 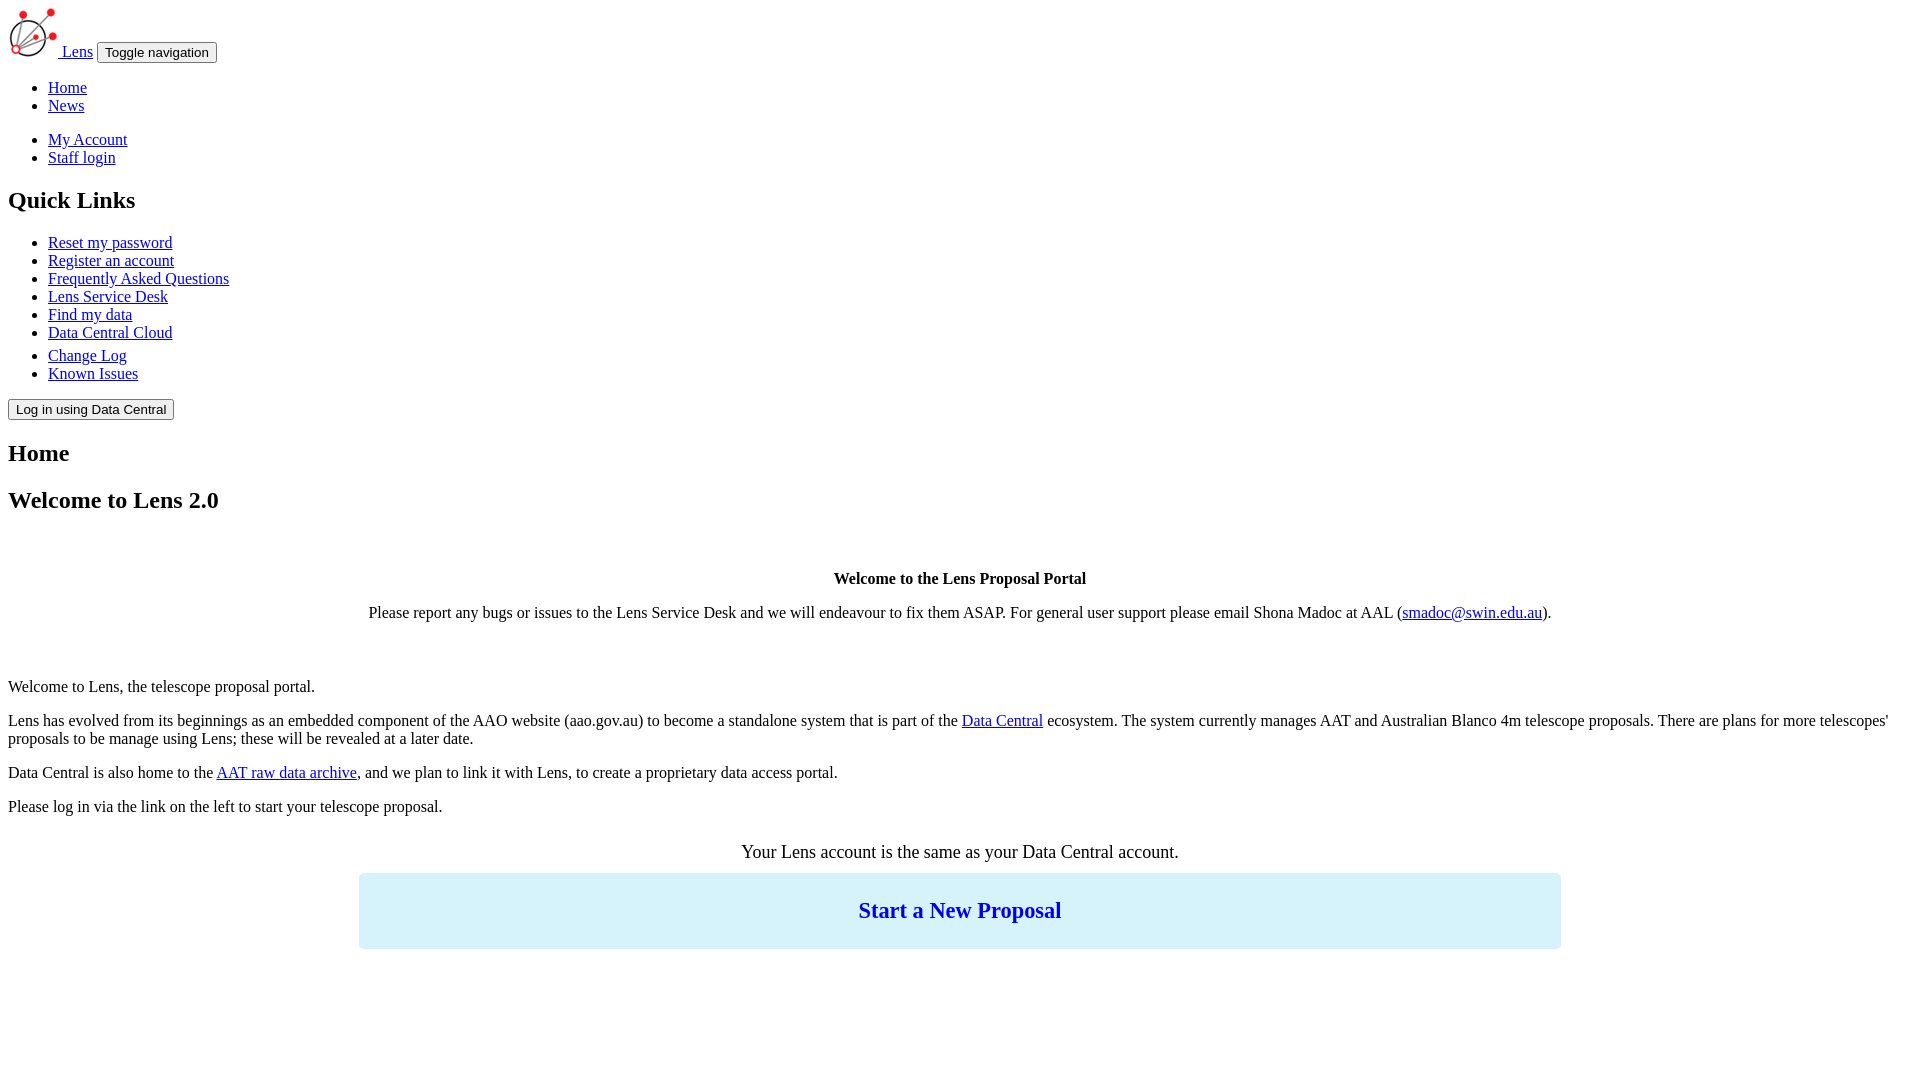 What do you see at coordinates (106, 296) in the screenshot?
I see `'Lens Service Desk'` at bounding box center [106, 296].